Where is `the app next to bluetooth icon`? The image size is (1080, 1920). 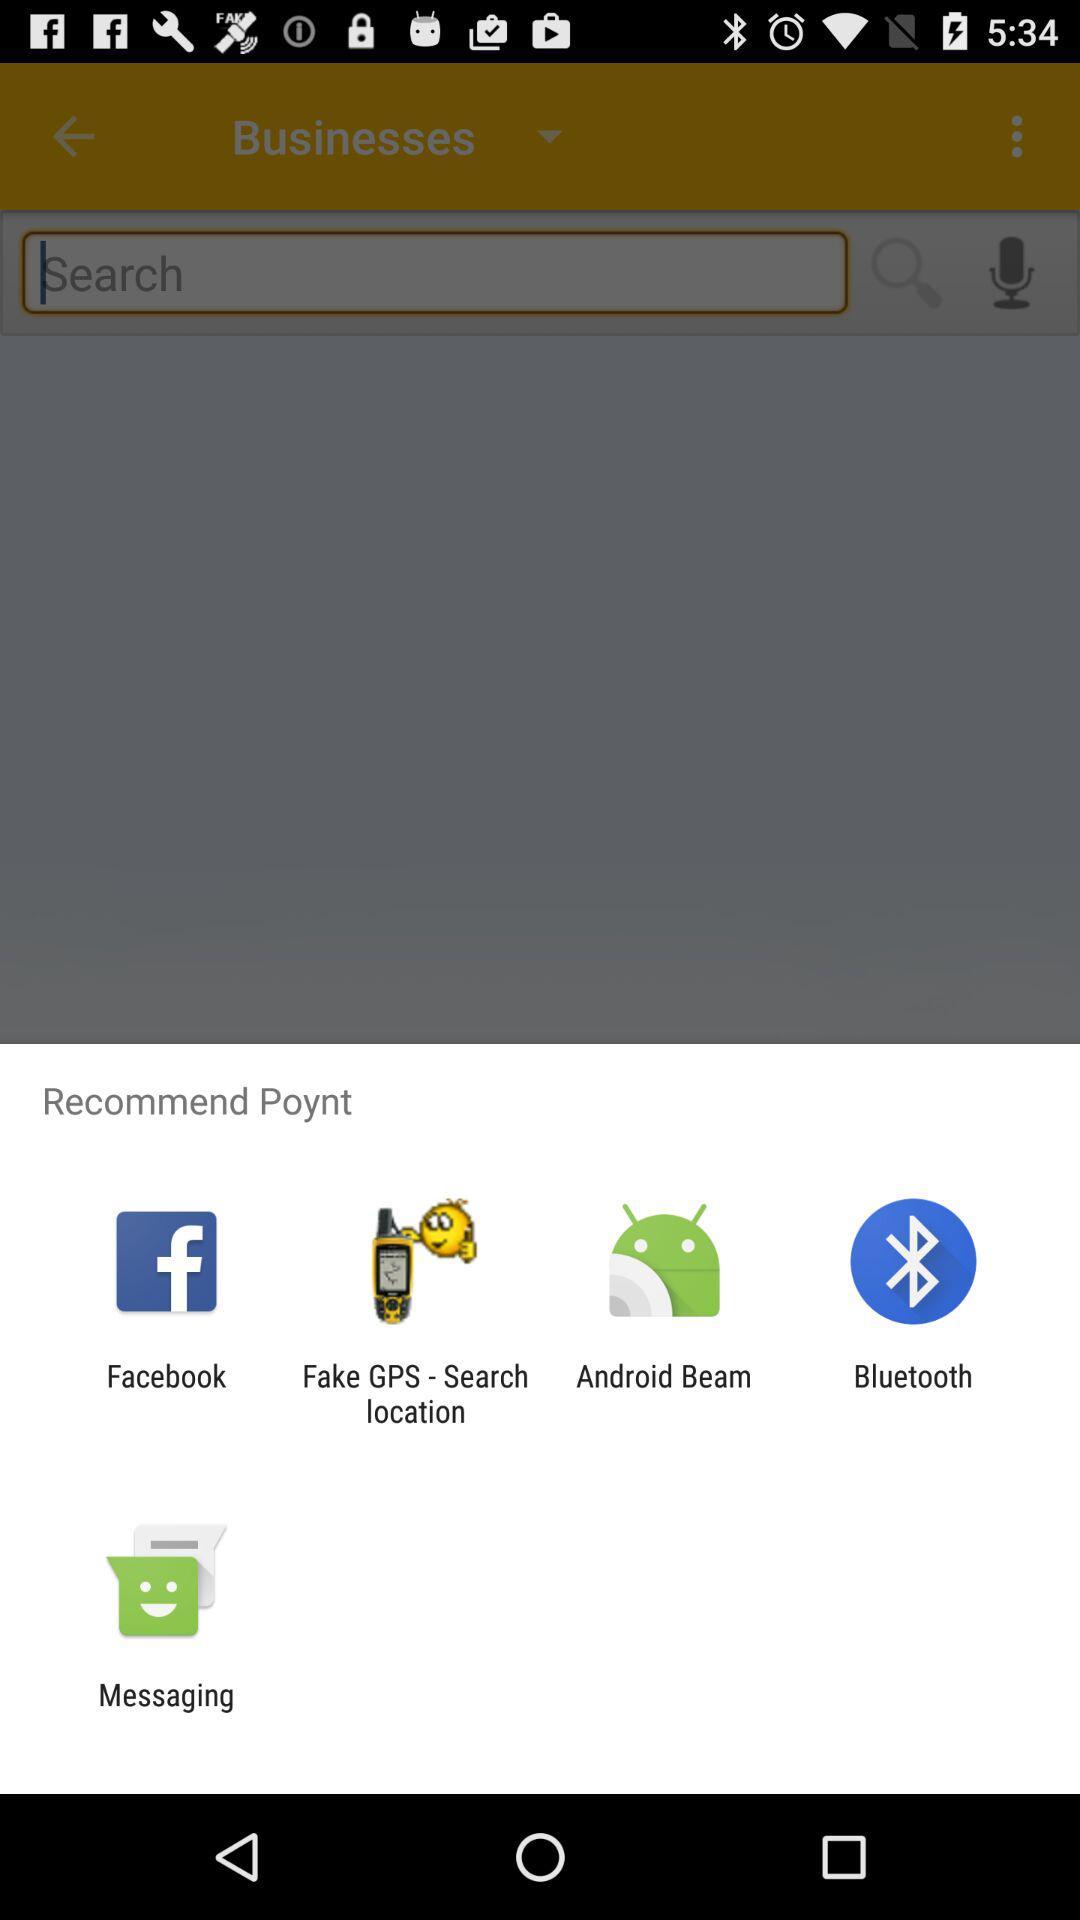 the app next to bluetooth icon is located at coordinates (664, 1392).